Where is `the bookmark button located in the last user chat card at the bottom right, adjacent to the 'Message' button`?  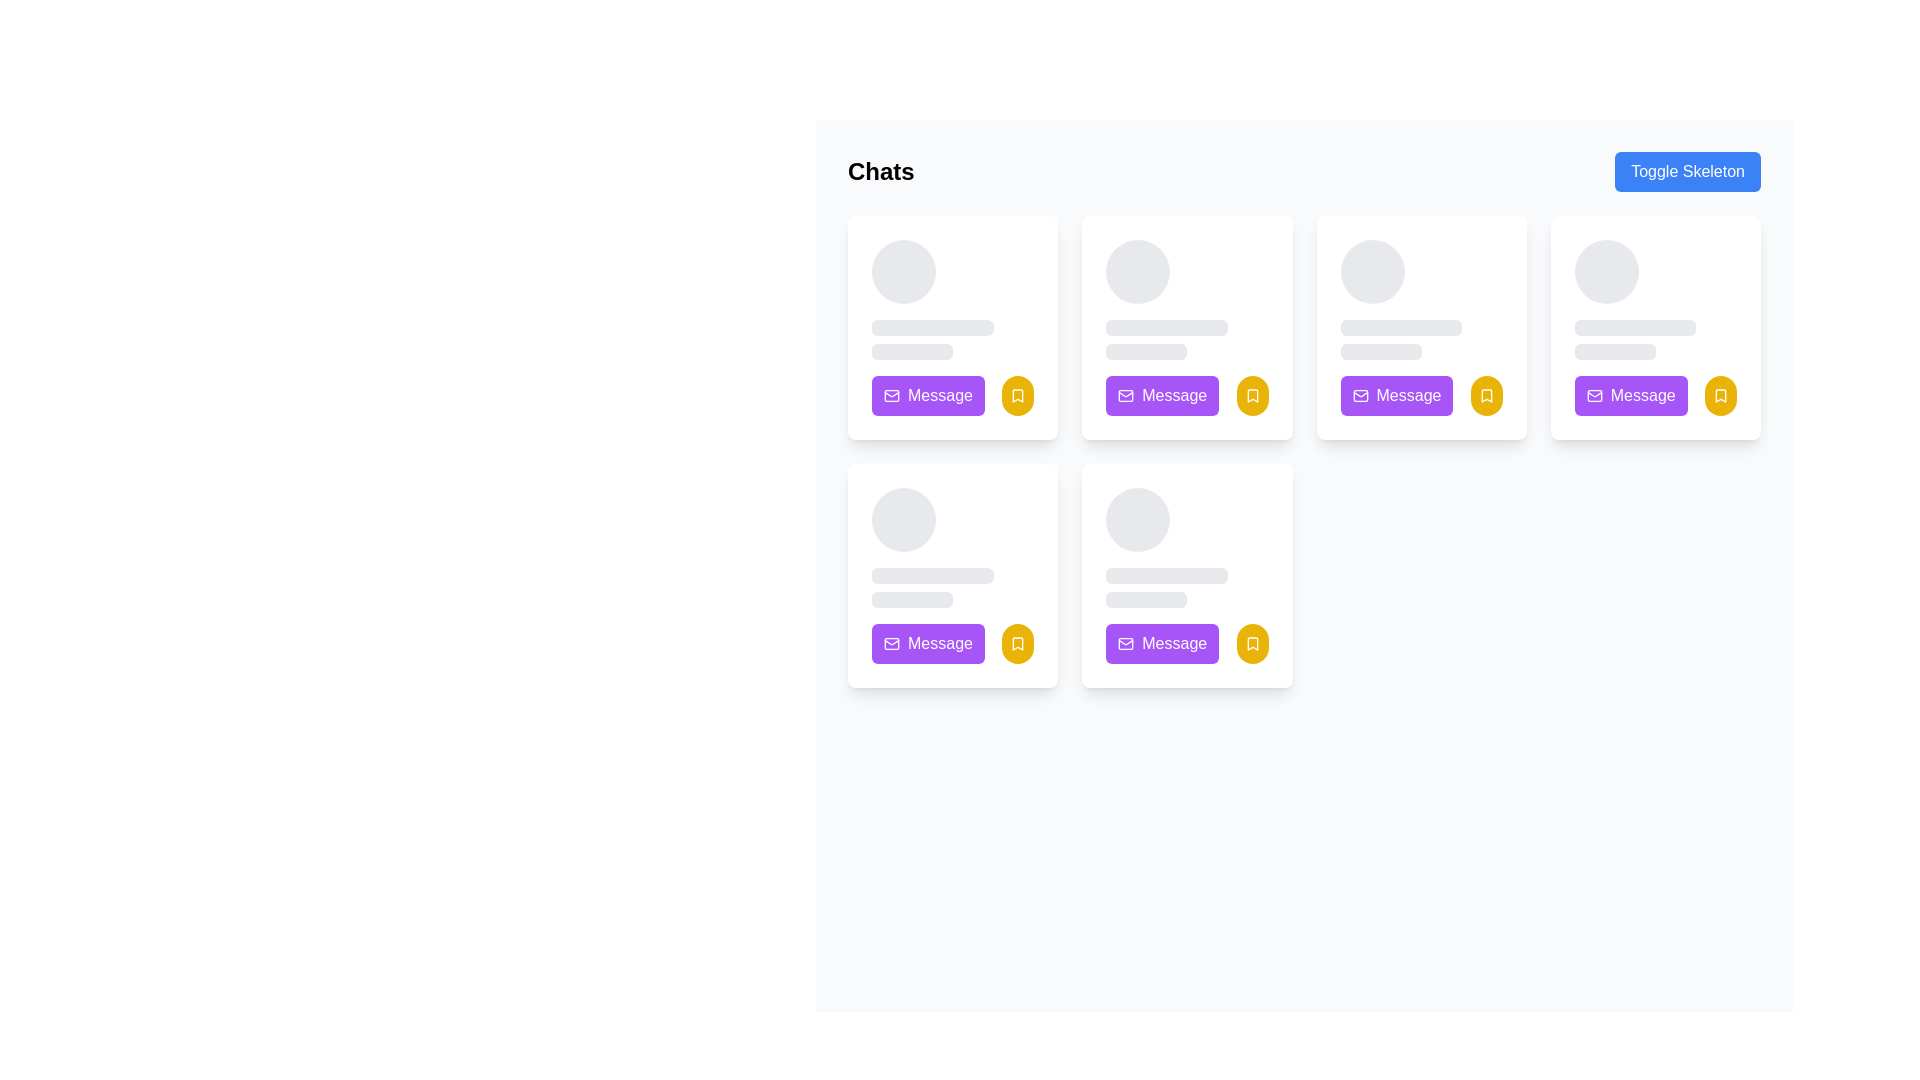
the bookmark button located in the last user chat card at the bottom right, adjacent to the 'Message' button is located at coordinates (1251, 644).